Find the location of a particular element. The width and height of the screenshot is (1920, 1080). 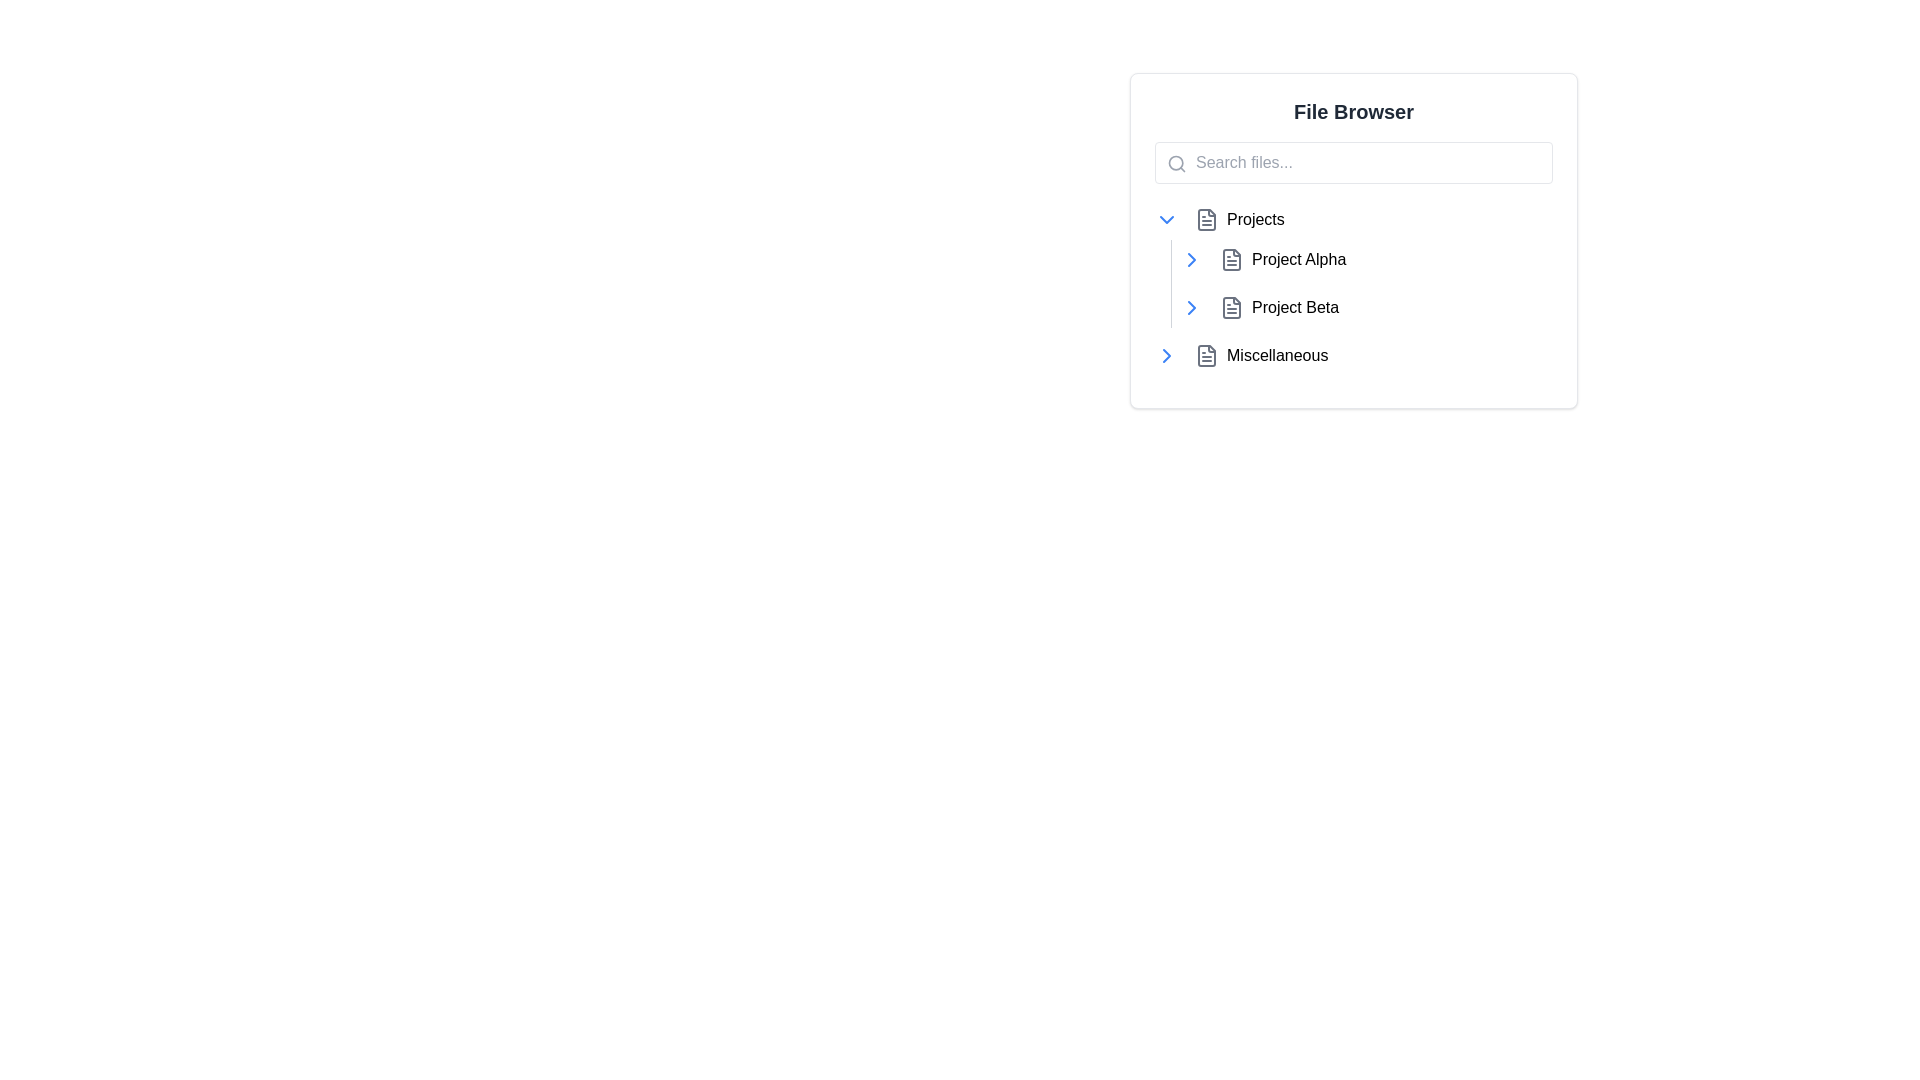

the 'Projects' button located in the 'File Browser' section is located at coordinates (1238, 219).